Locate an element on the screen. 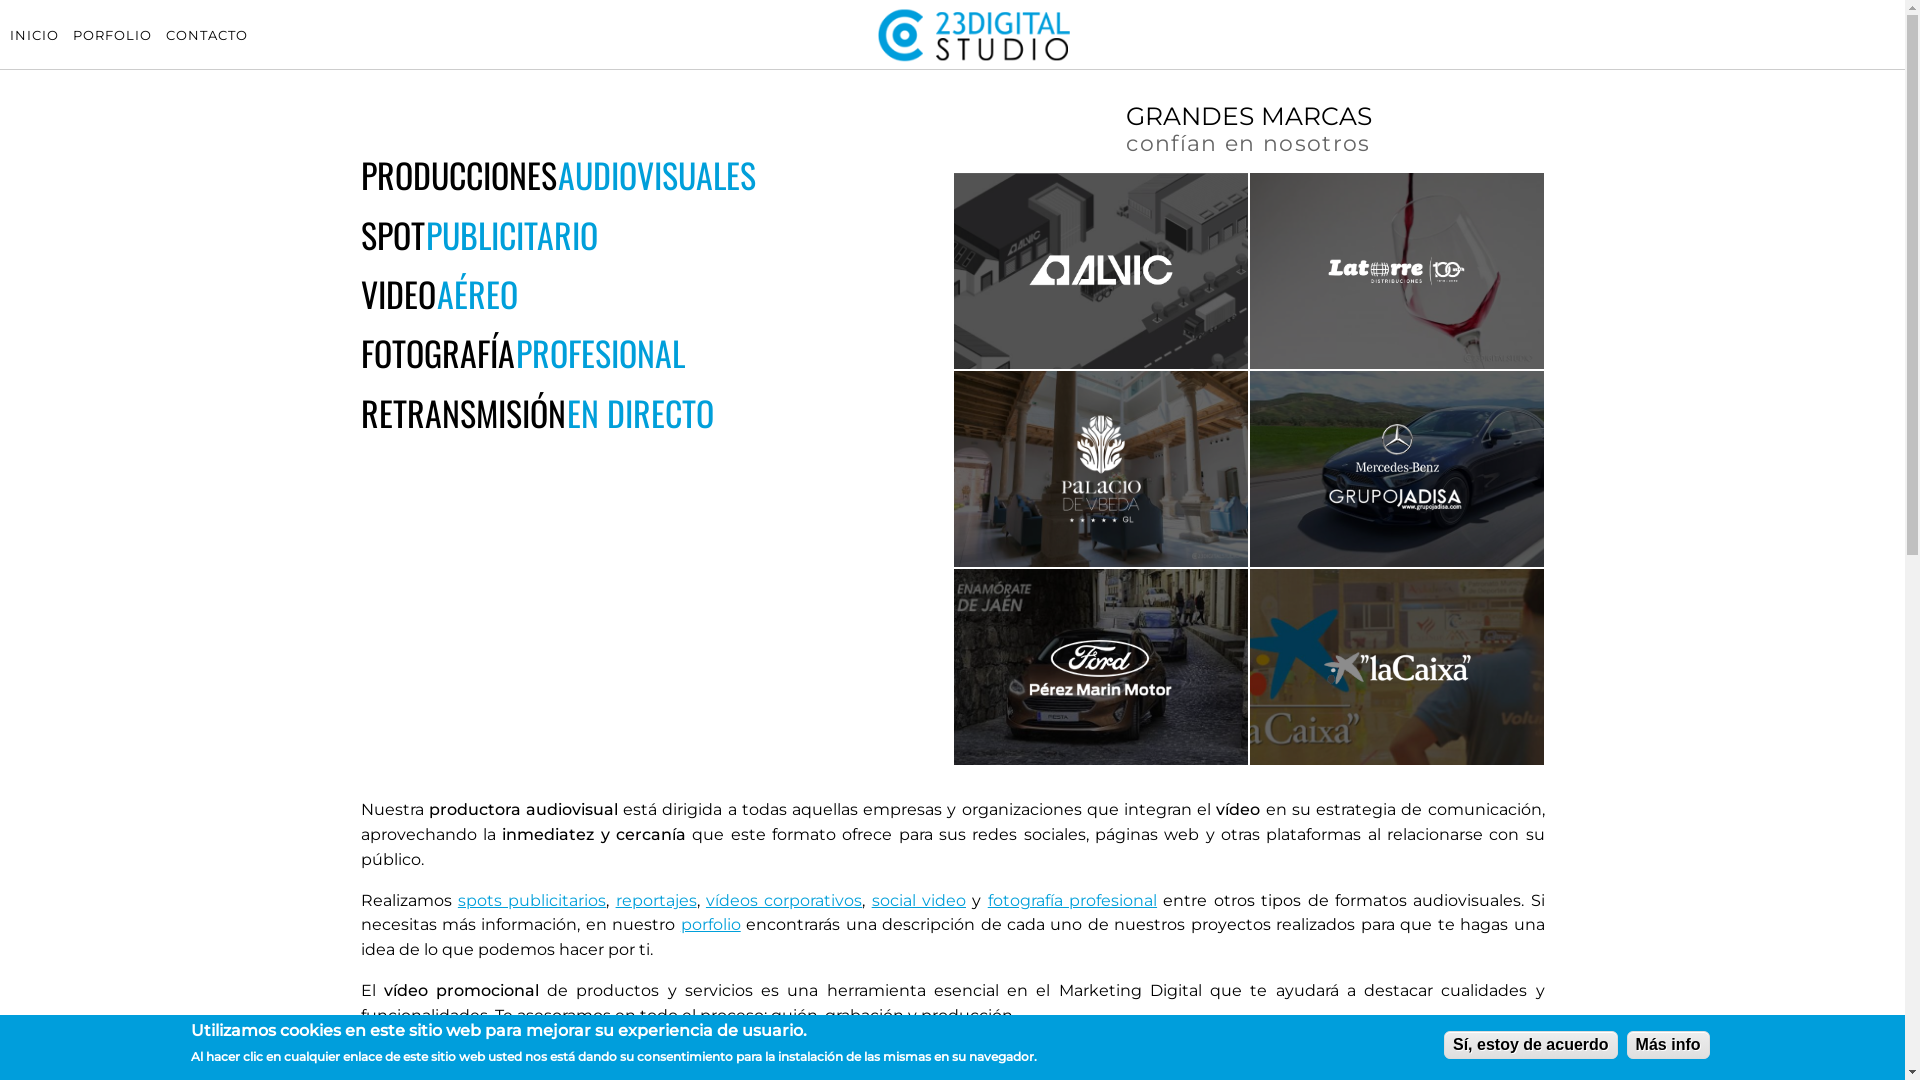 The width and height of the screenshot is (1920, 1080). 'reportajes' is located at coordinates (614, 900).